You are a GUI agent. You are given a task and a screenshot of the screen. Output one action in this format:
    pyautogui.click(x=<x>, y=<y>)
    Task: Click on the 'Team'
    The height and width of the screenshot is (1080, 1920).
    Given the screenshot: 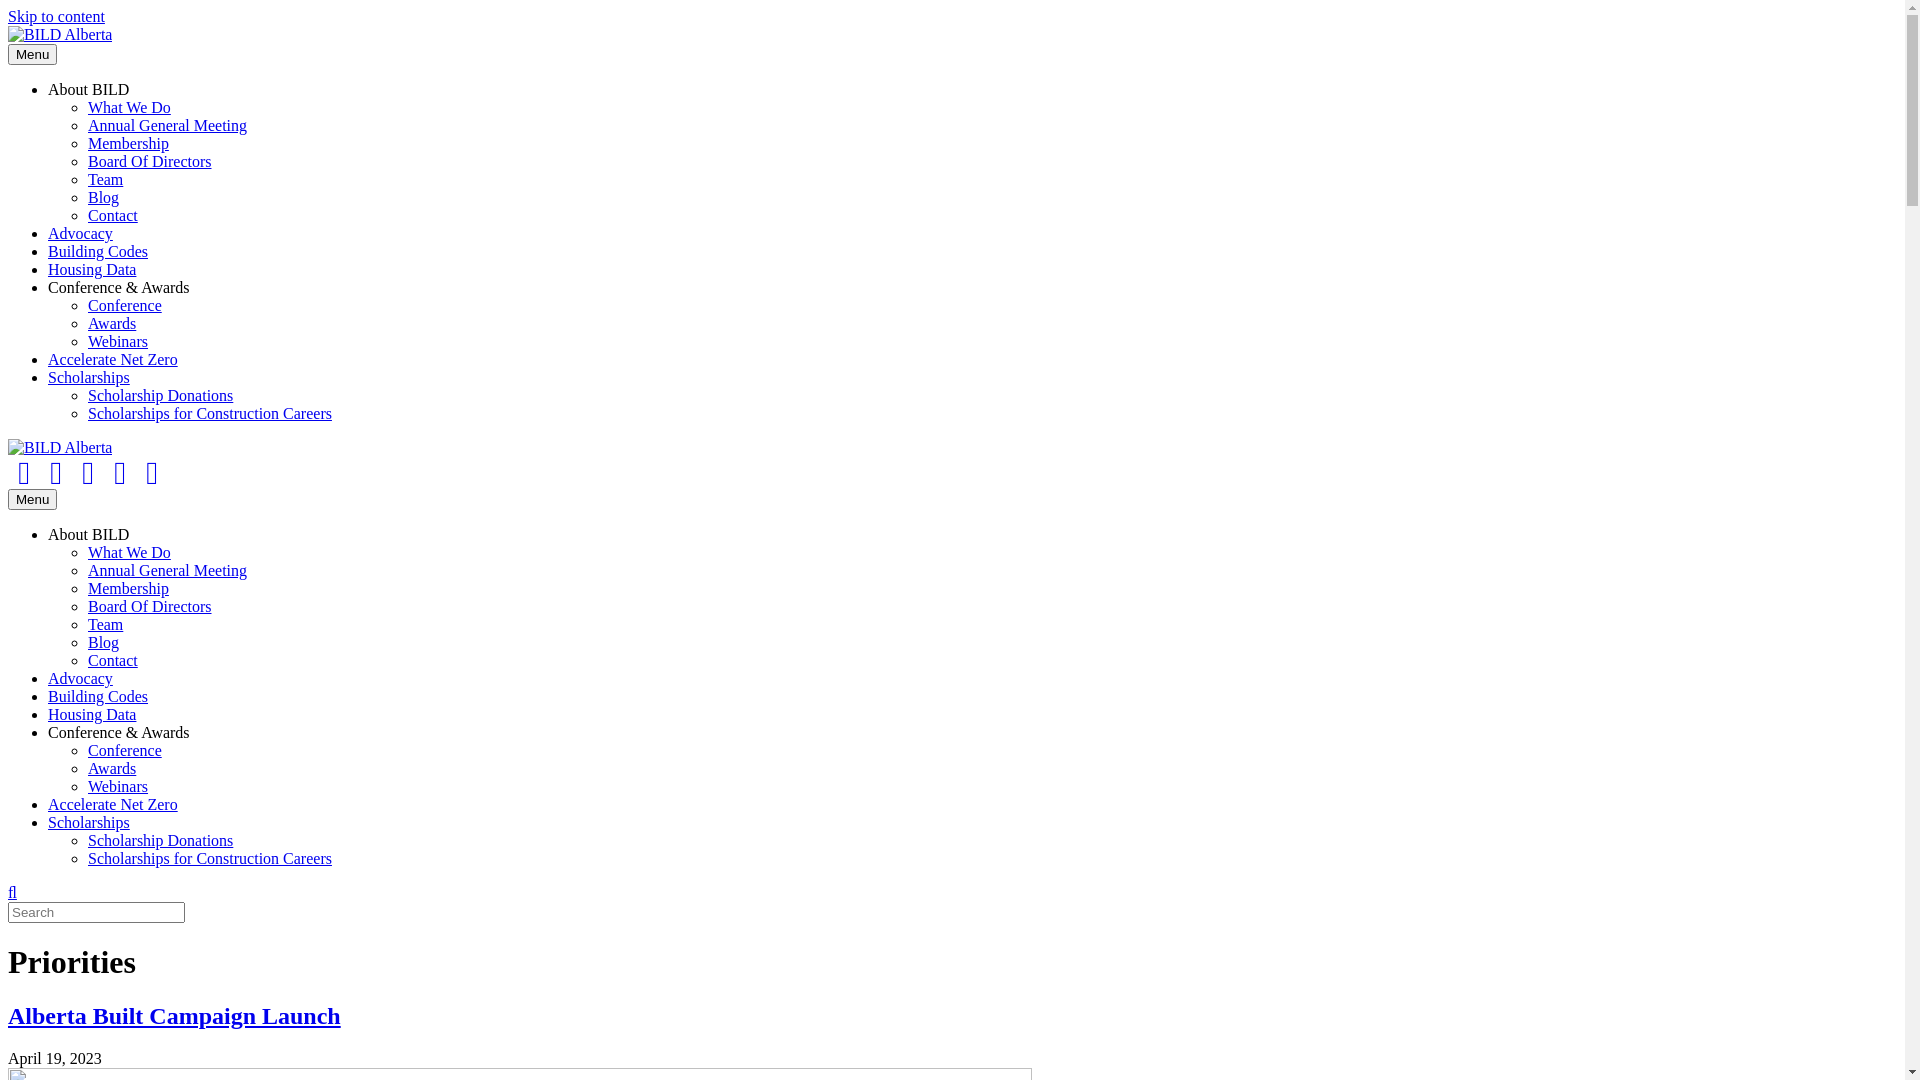 What is the action you would take?
    pyautogui.click(x=104, y=623)
    